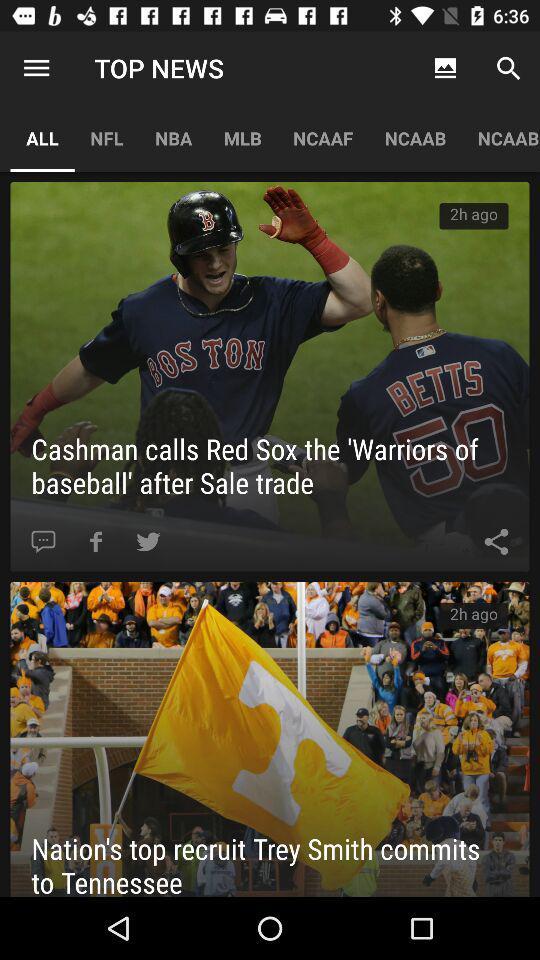 The image size is (540, 960). Describe the element at coordinates (107, 137) in the screenshot. I see `icon to the right of all app` at that location.